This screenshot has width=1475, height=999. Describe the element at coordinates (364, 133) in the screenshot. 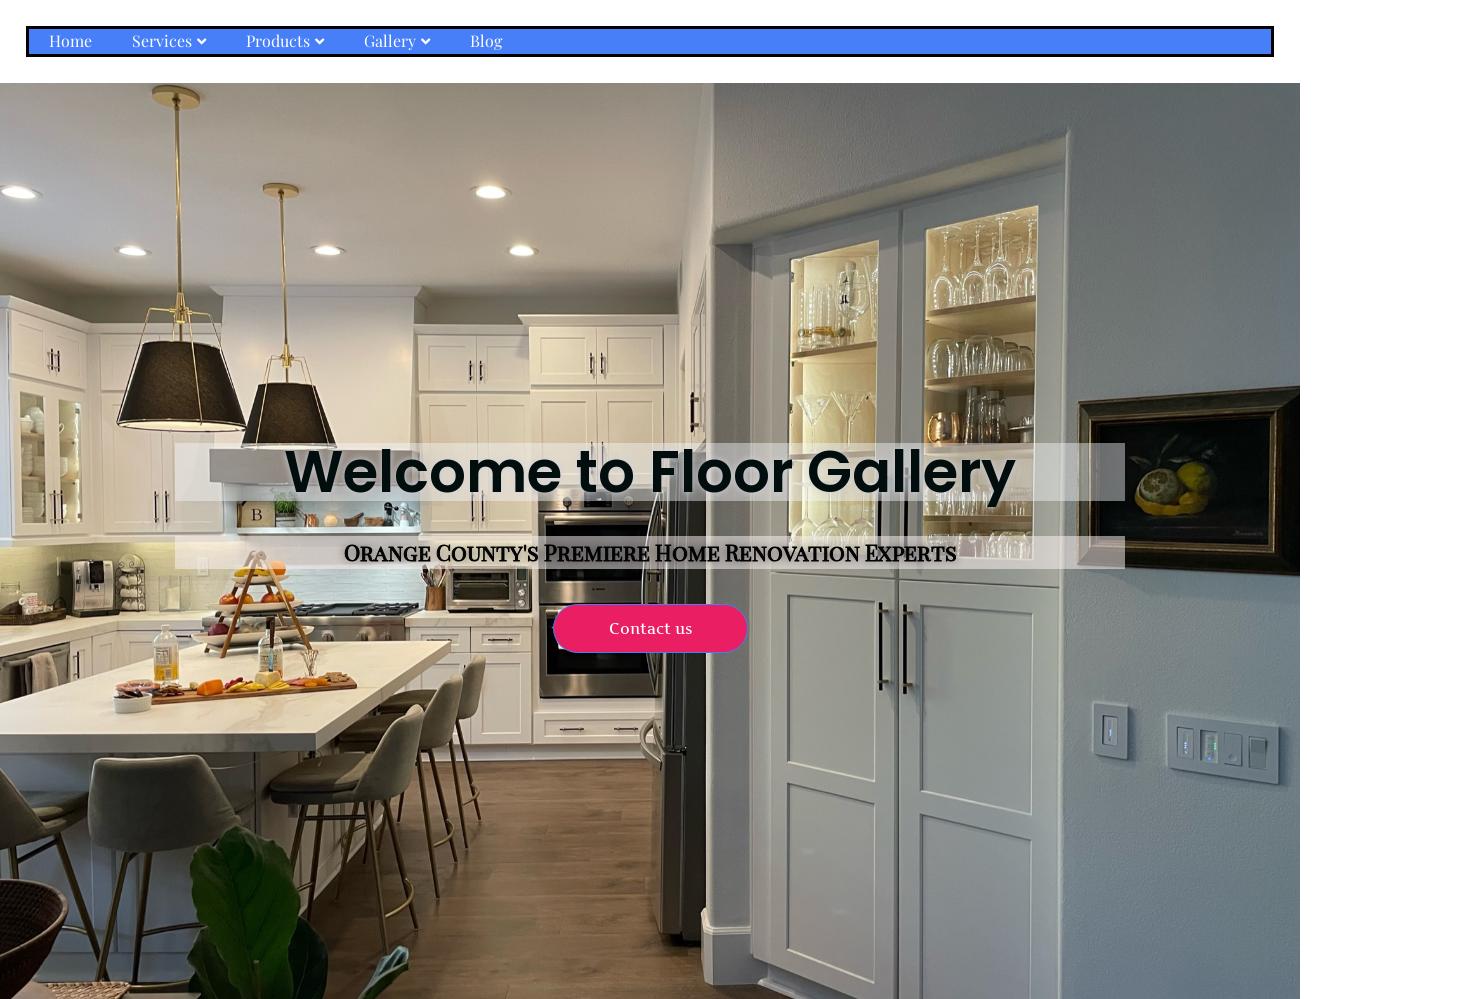

I see `'Video Gallery'` at that location.